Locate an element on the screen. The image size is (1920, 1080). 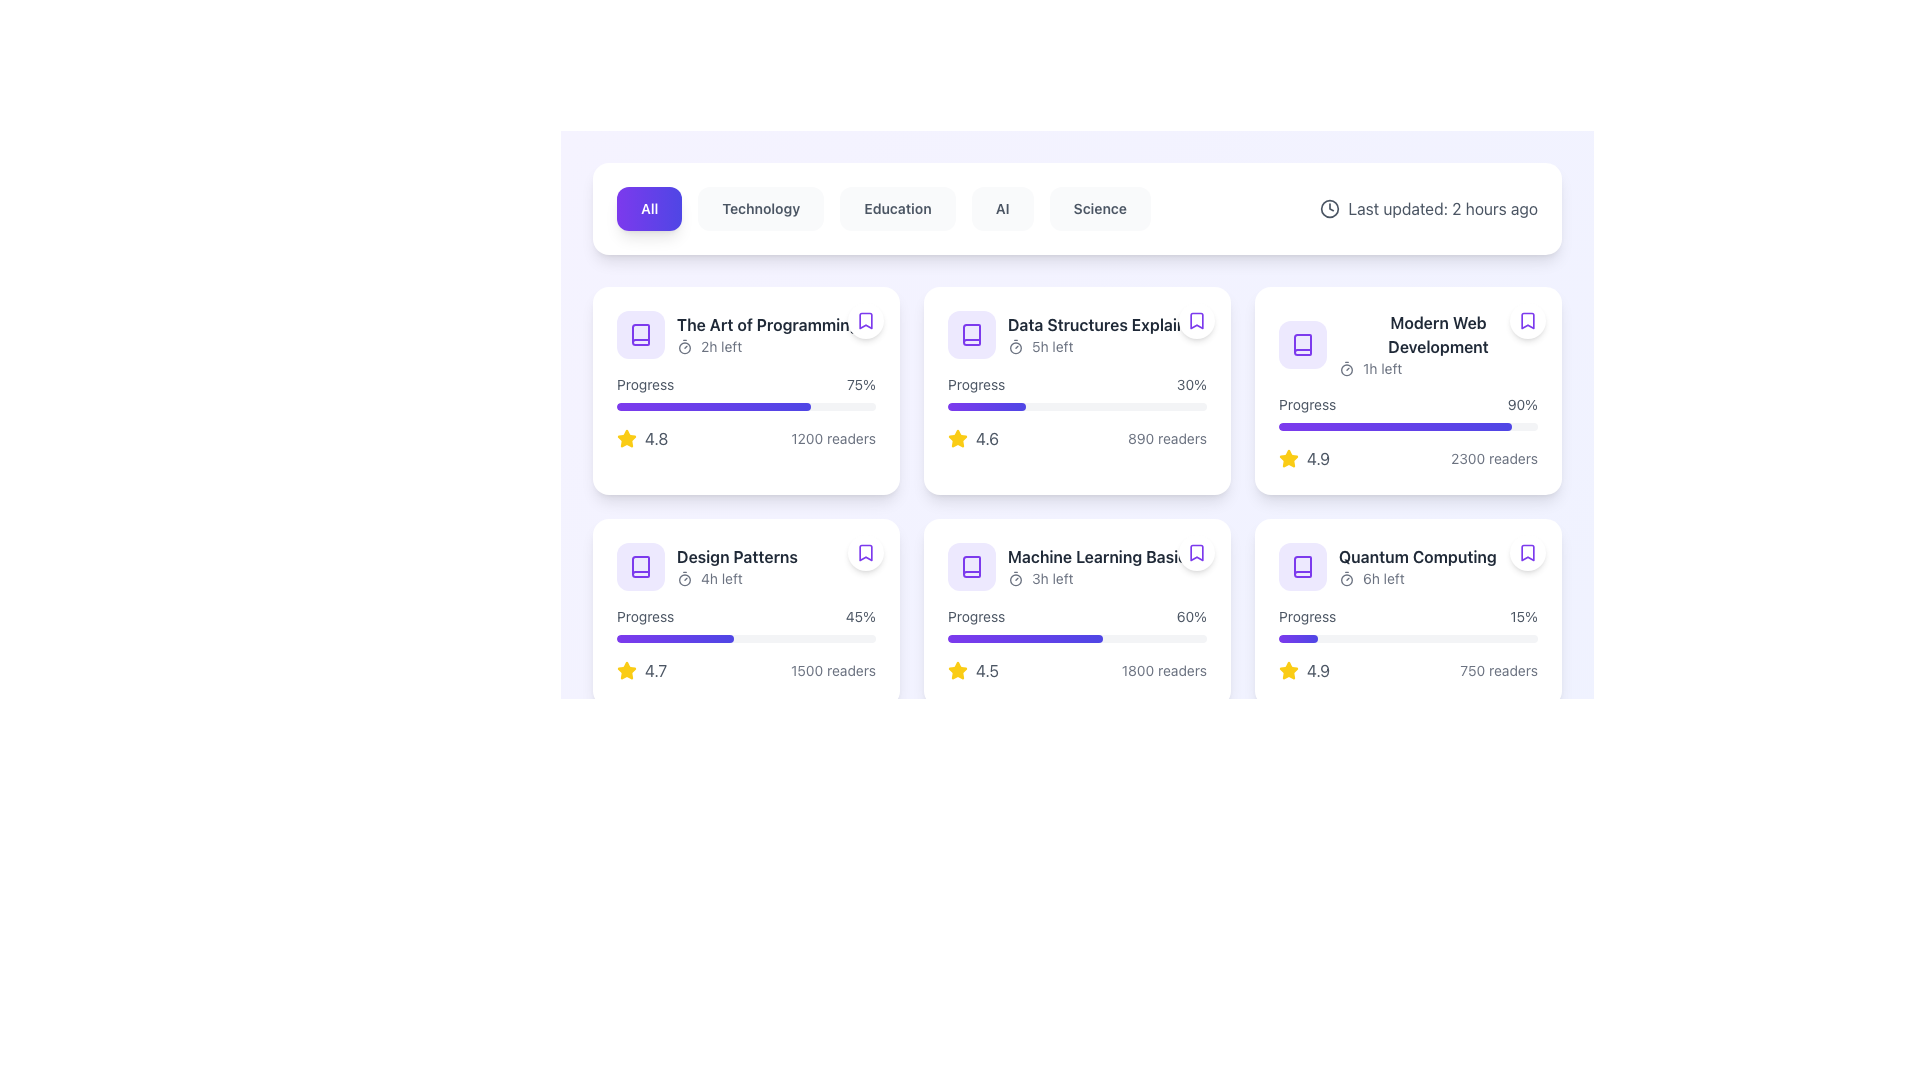
text label displaying 'Progress' in gray color, positioned above the blue progress bar in the 'Modern Web Development' card is located at coordinates (1307, 405).